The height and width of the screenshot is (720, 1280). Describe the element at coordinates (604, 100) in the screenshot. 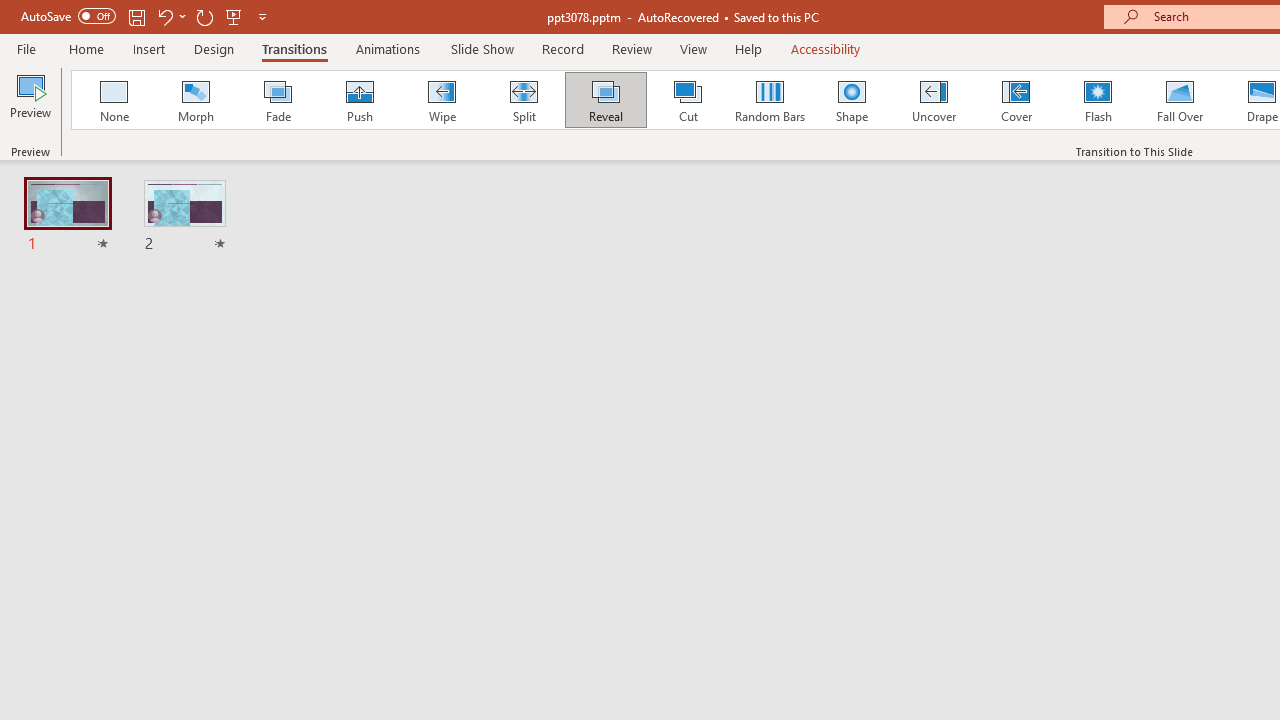

I see `'Reveal'` at that location.